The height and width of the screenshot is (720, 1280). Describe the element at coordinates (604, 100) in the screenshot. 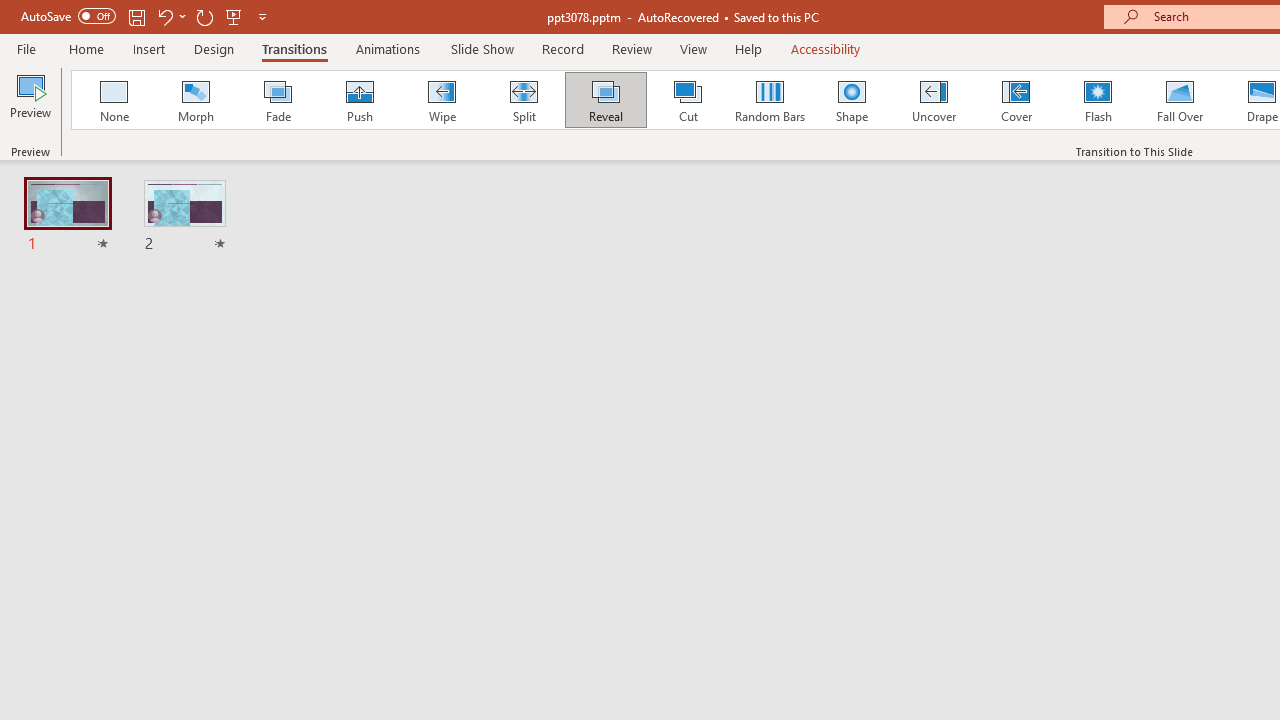

I see `'Reveal'` at that location.